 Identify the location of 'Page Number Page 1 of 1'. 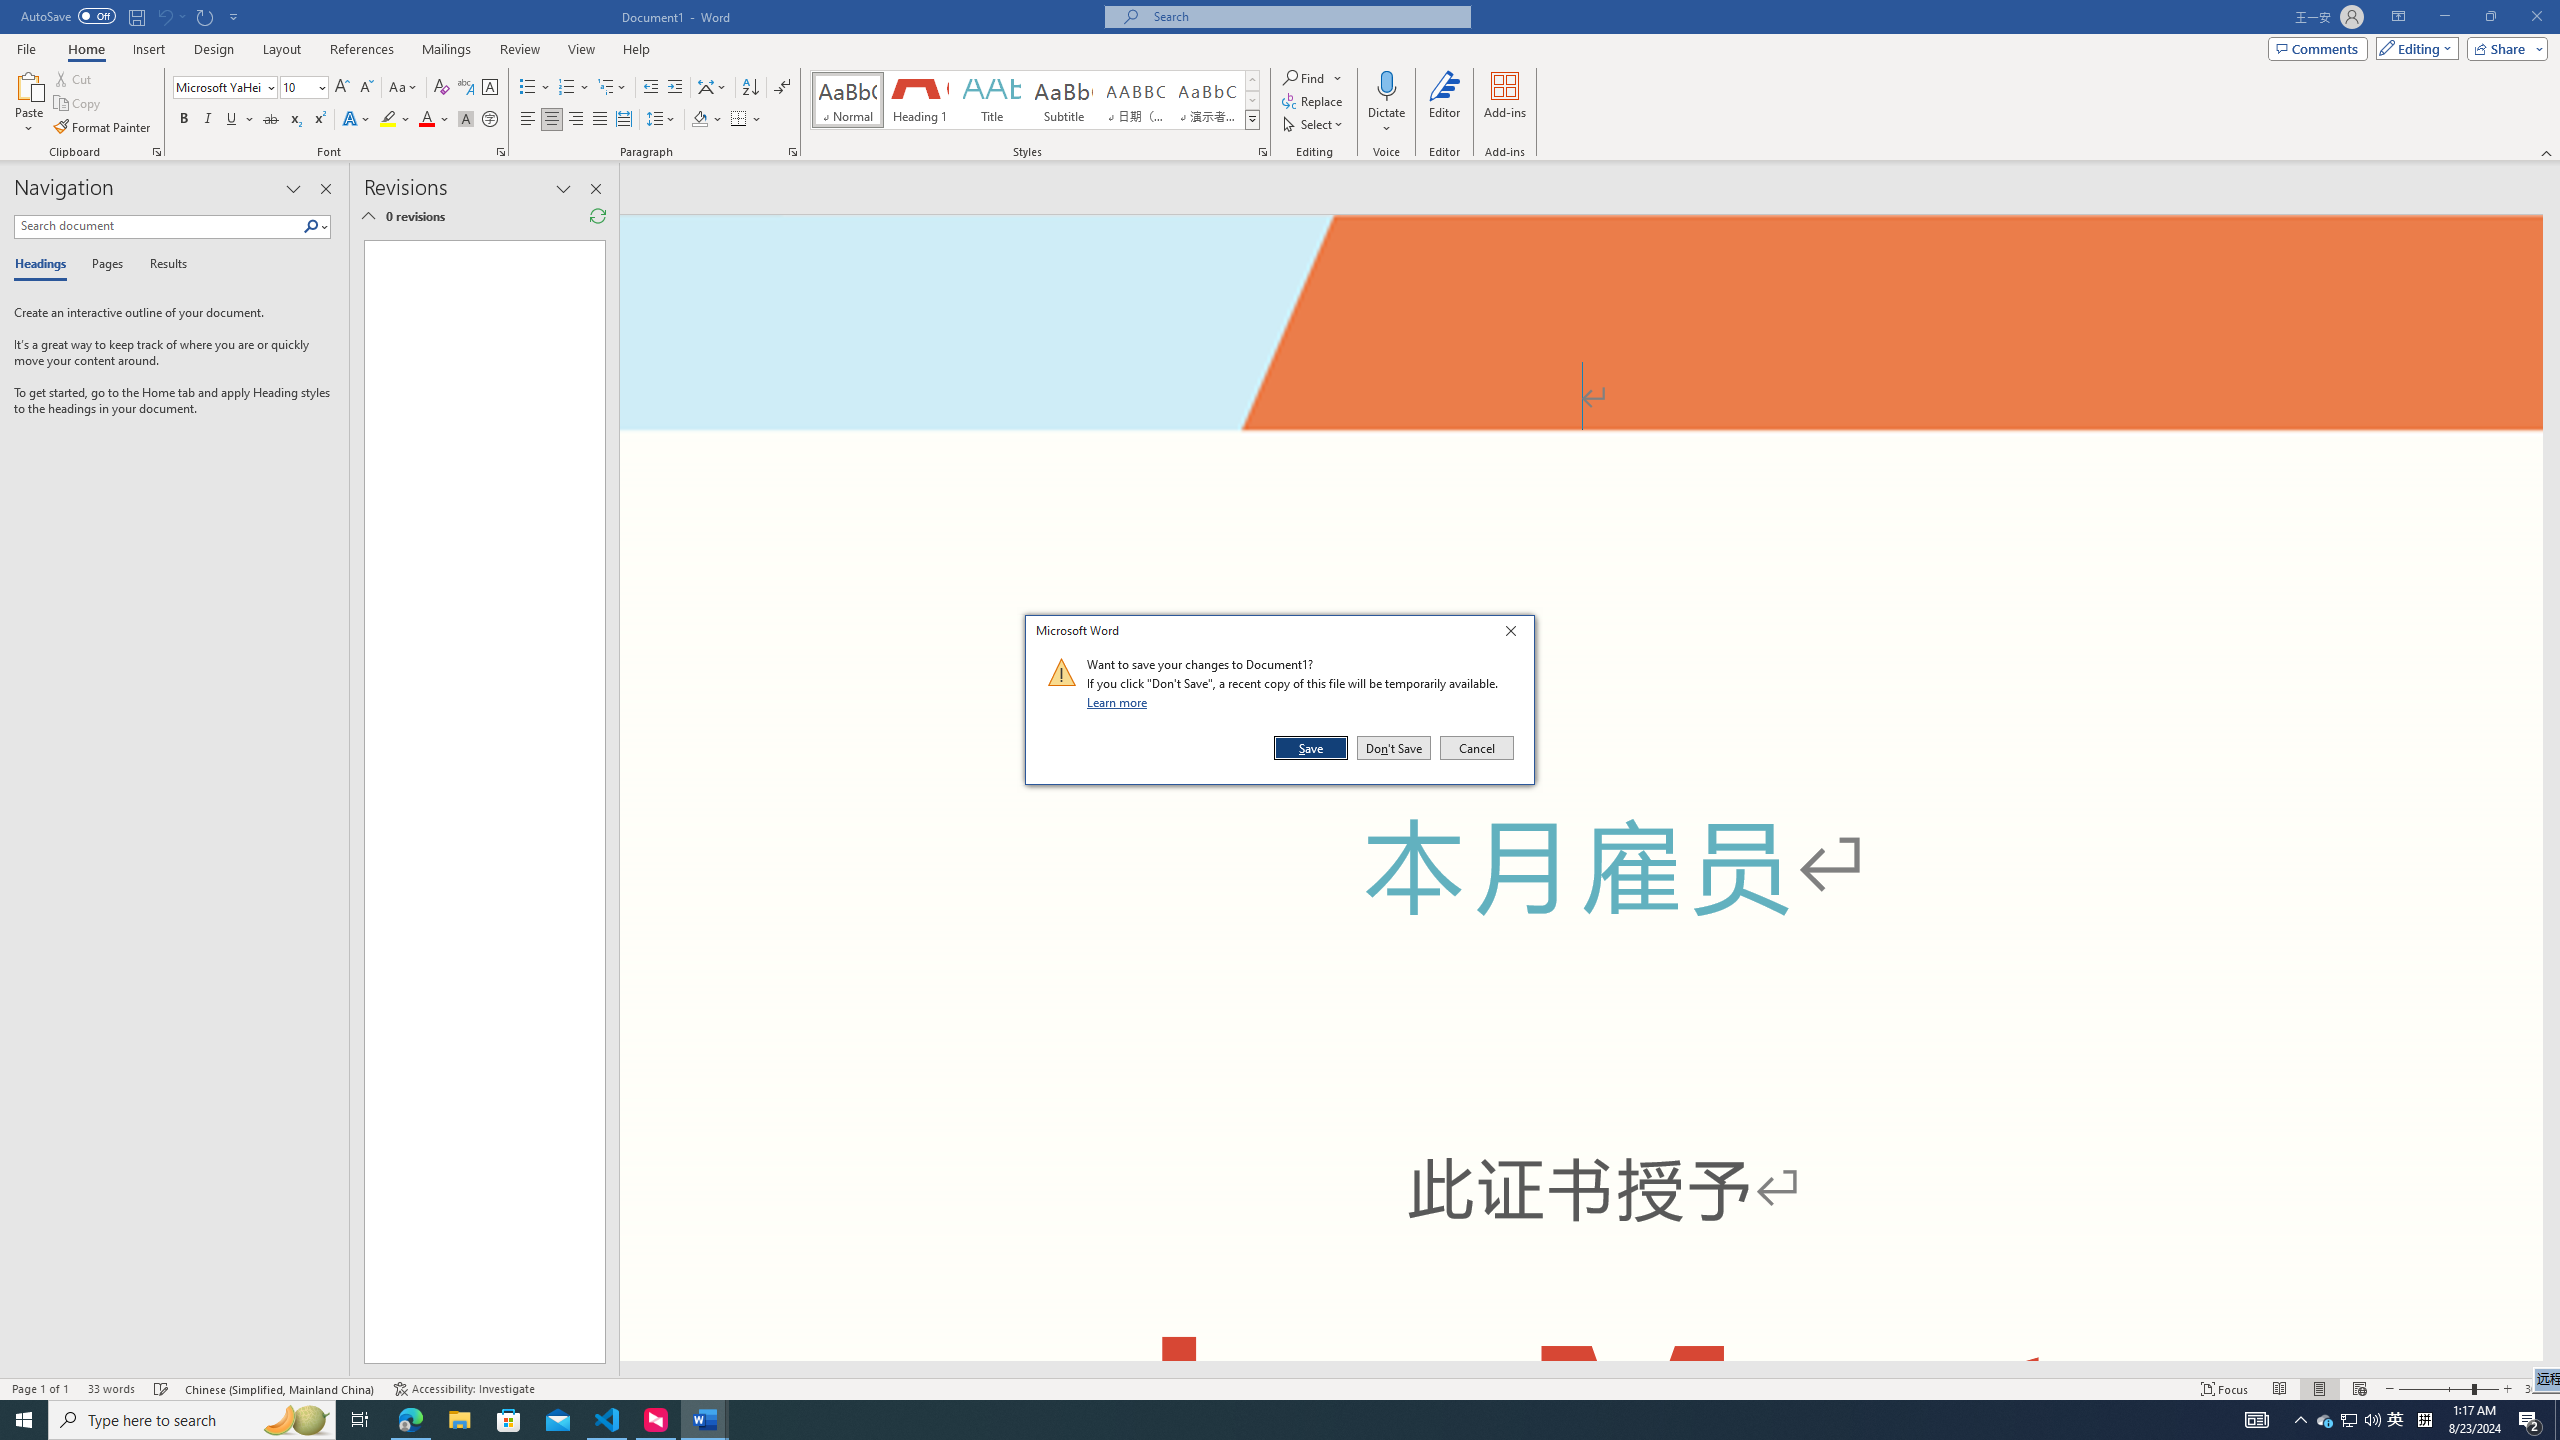
(40, 1389).